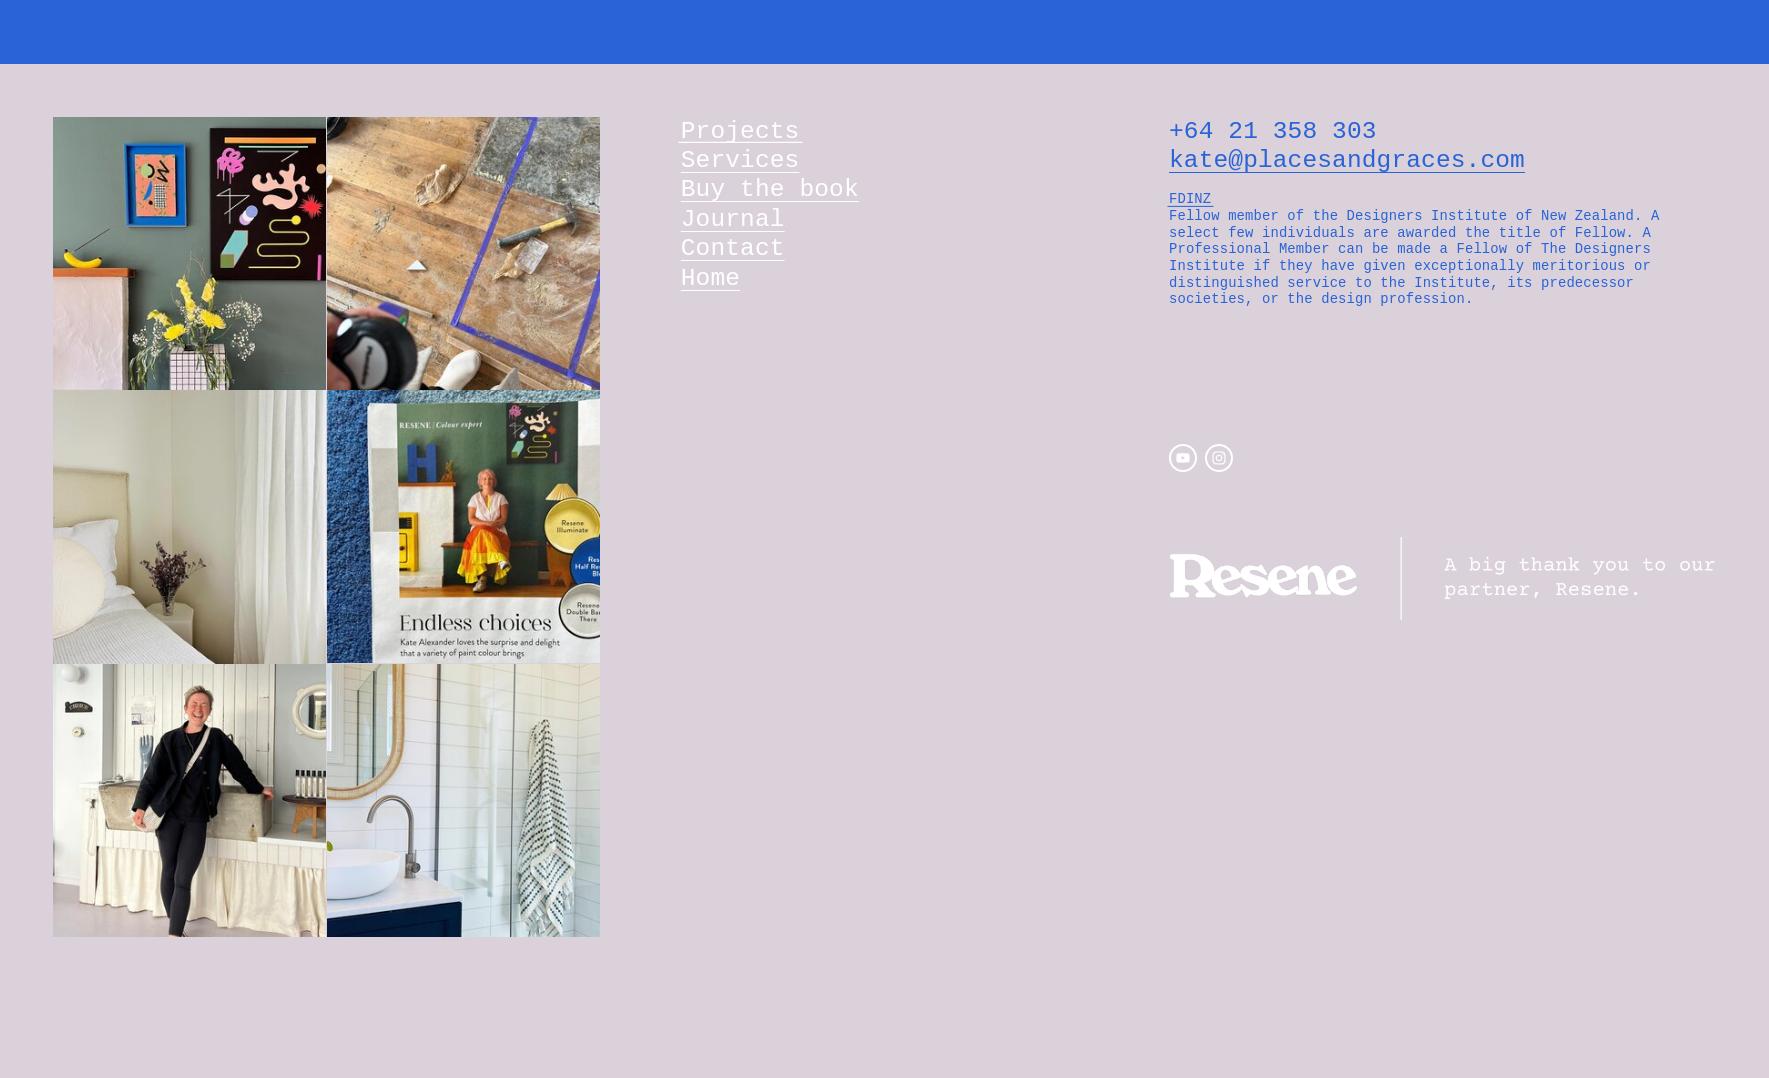 This screenshot has width=1769, height=1078. I want to click on 'Buy the book', so click(680, 188).